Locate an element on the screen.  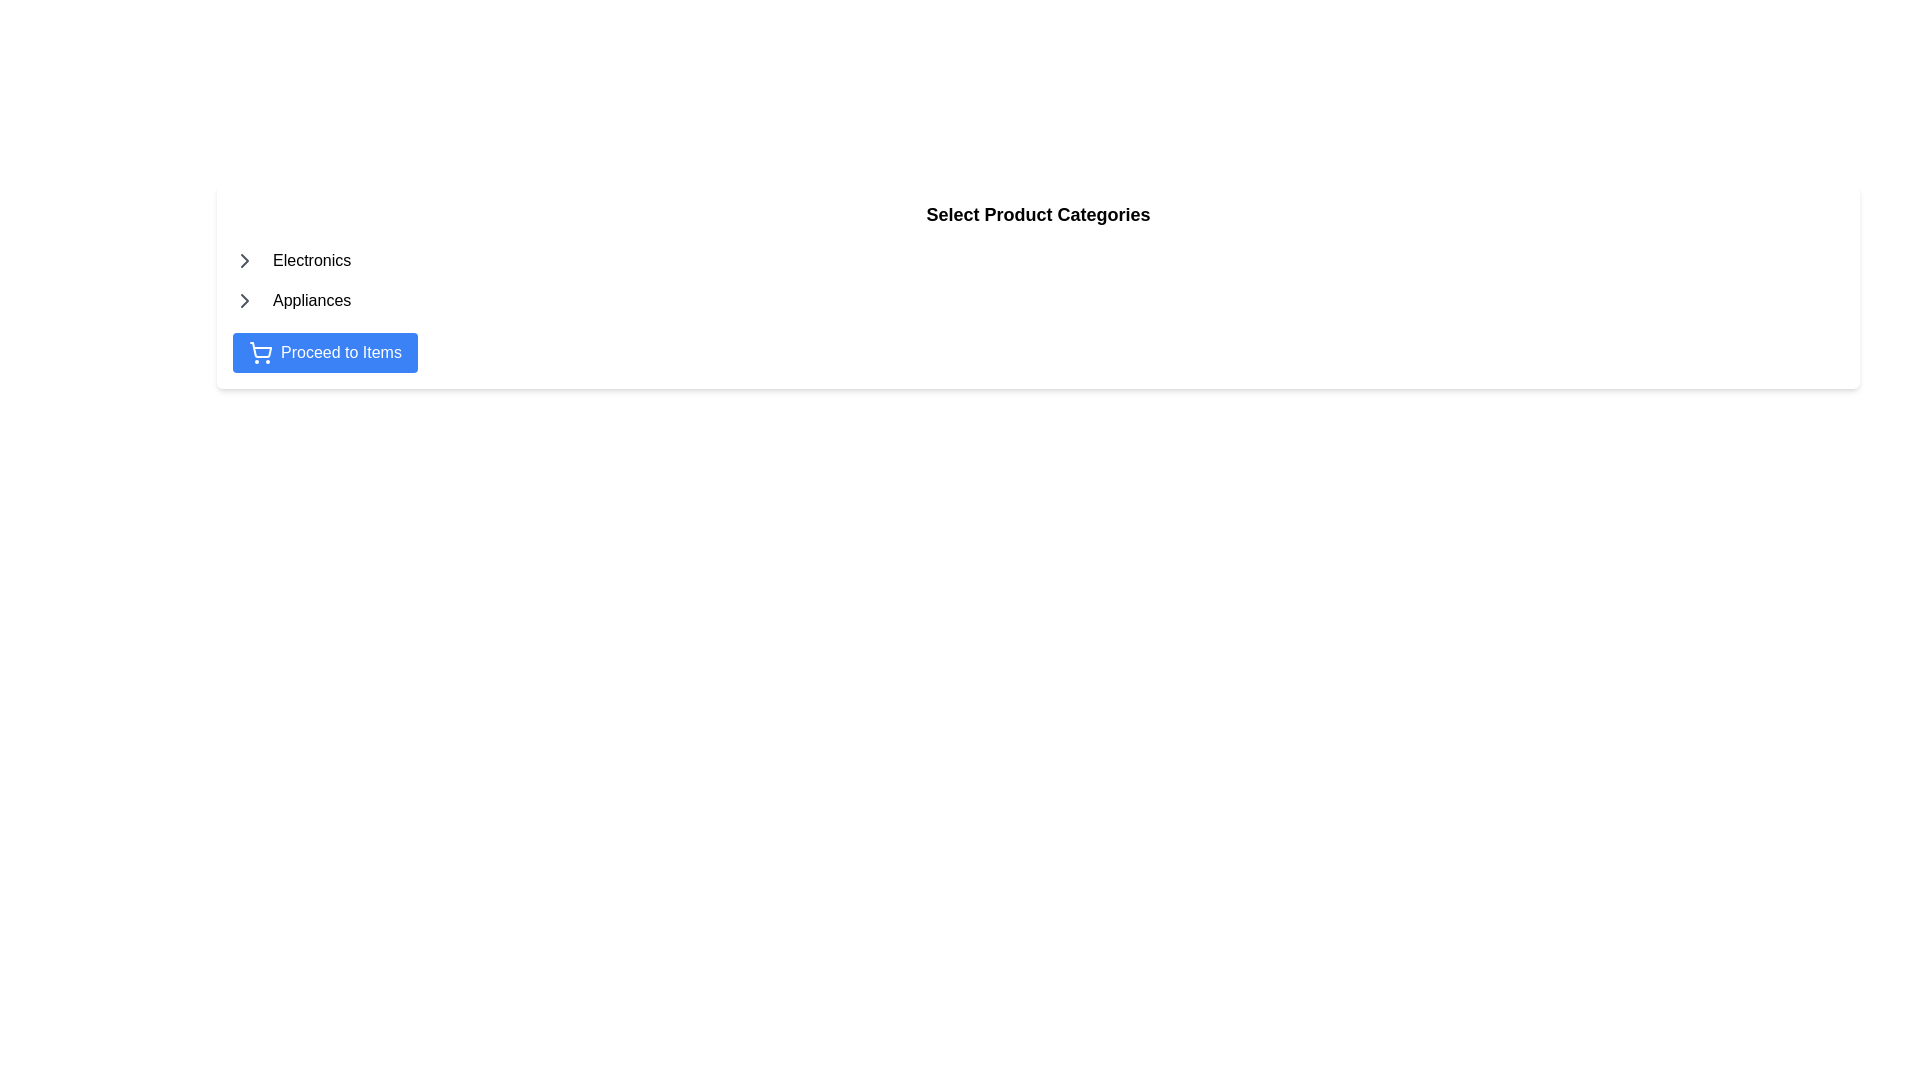
the decorative shopping icon within the 'Proceed to Items' button, located towards the bottom-right of the button is located at coordinates (260, 349).